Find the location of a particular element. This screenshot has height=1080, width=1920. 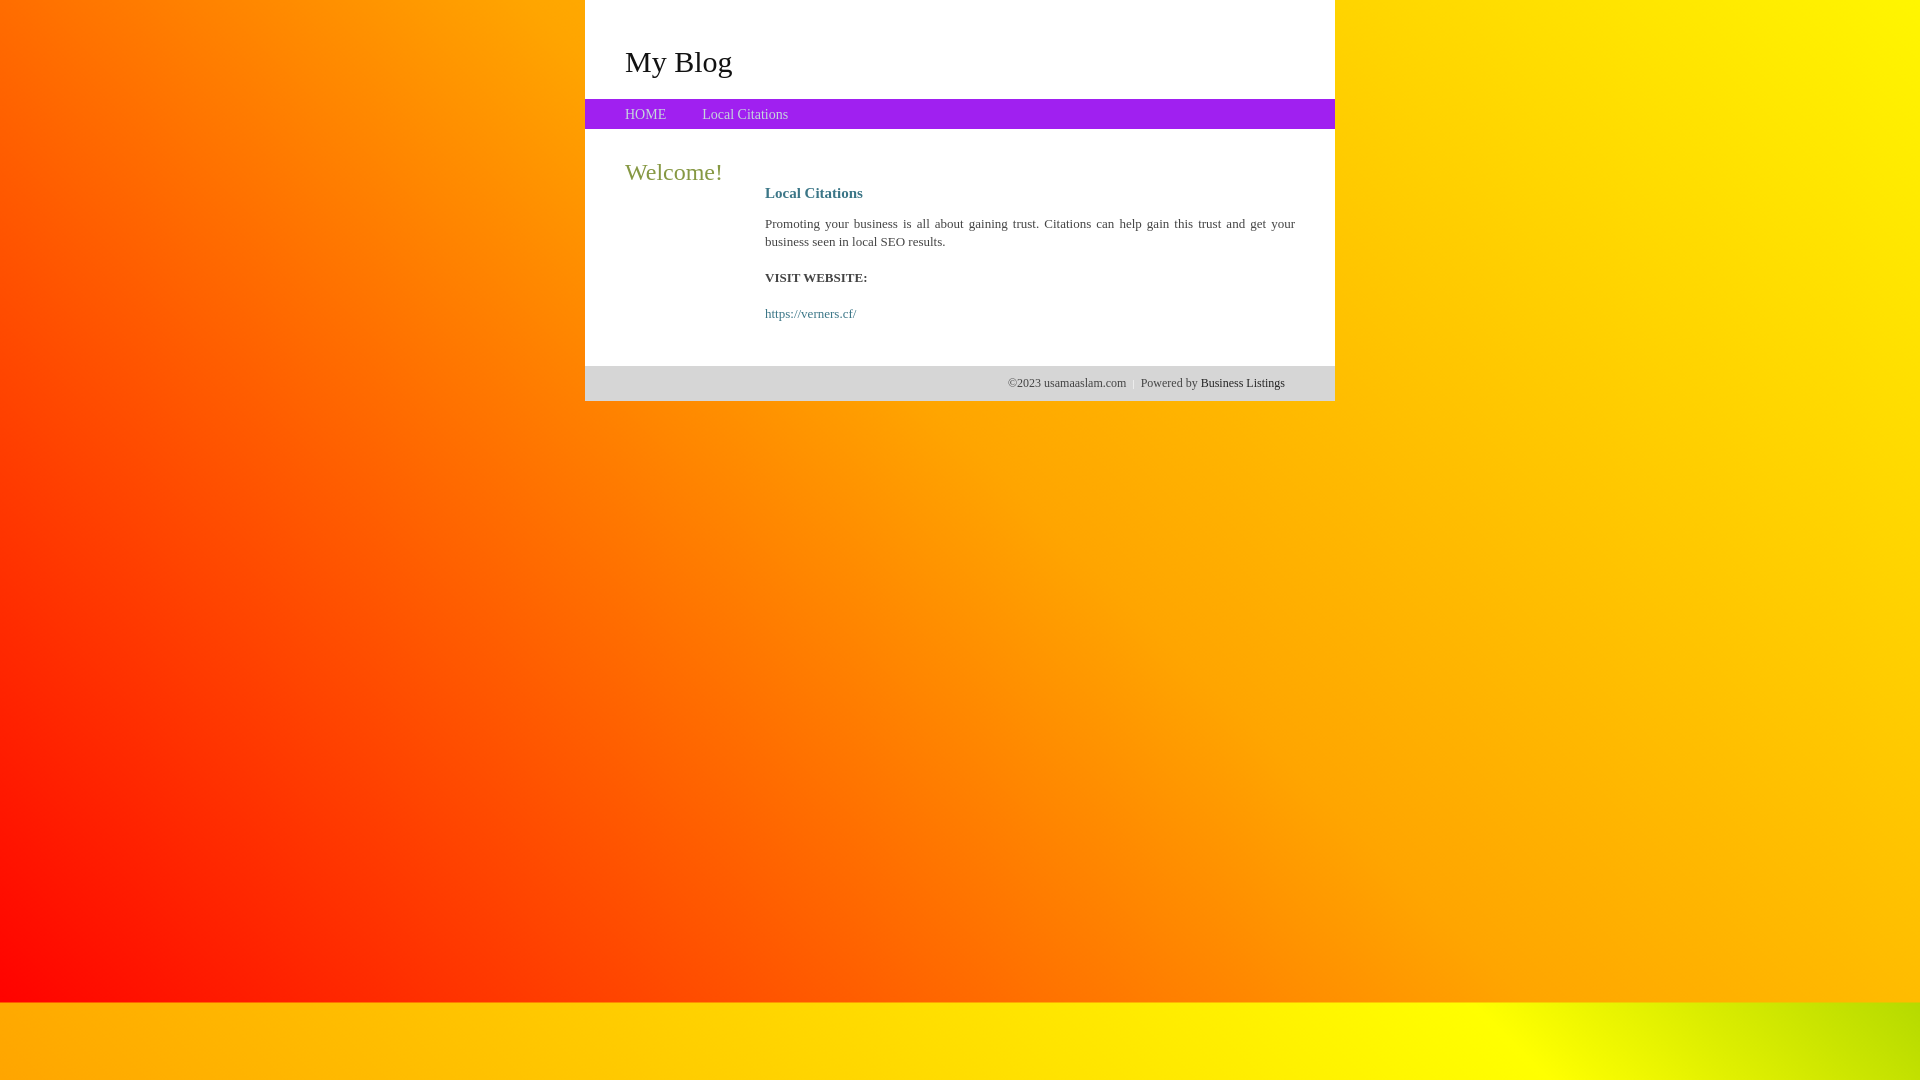

'Business Listings' is located at coordinates (1242, 382).